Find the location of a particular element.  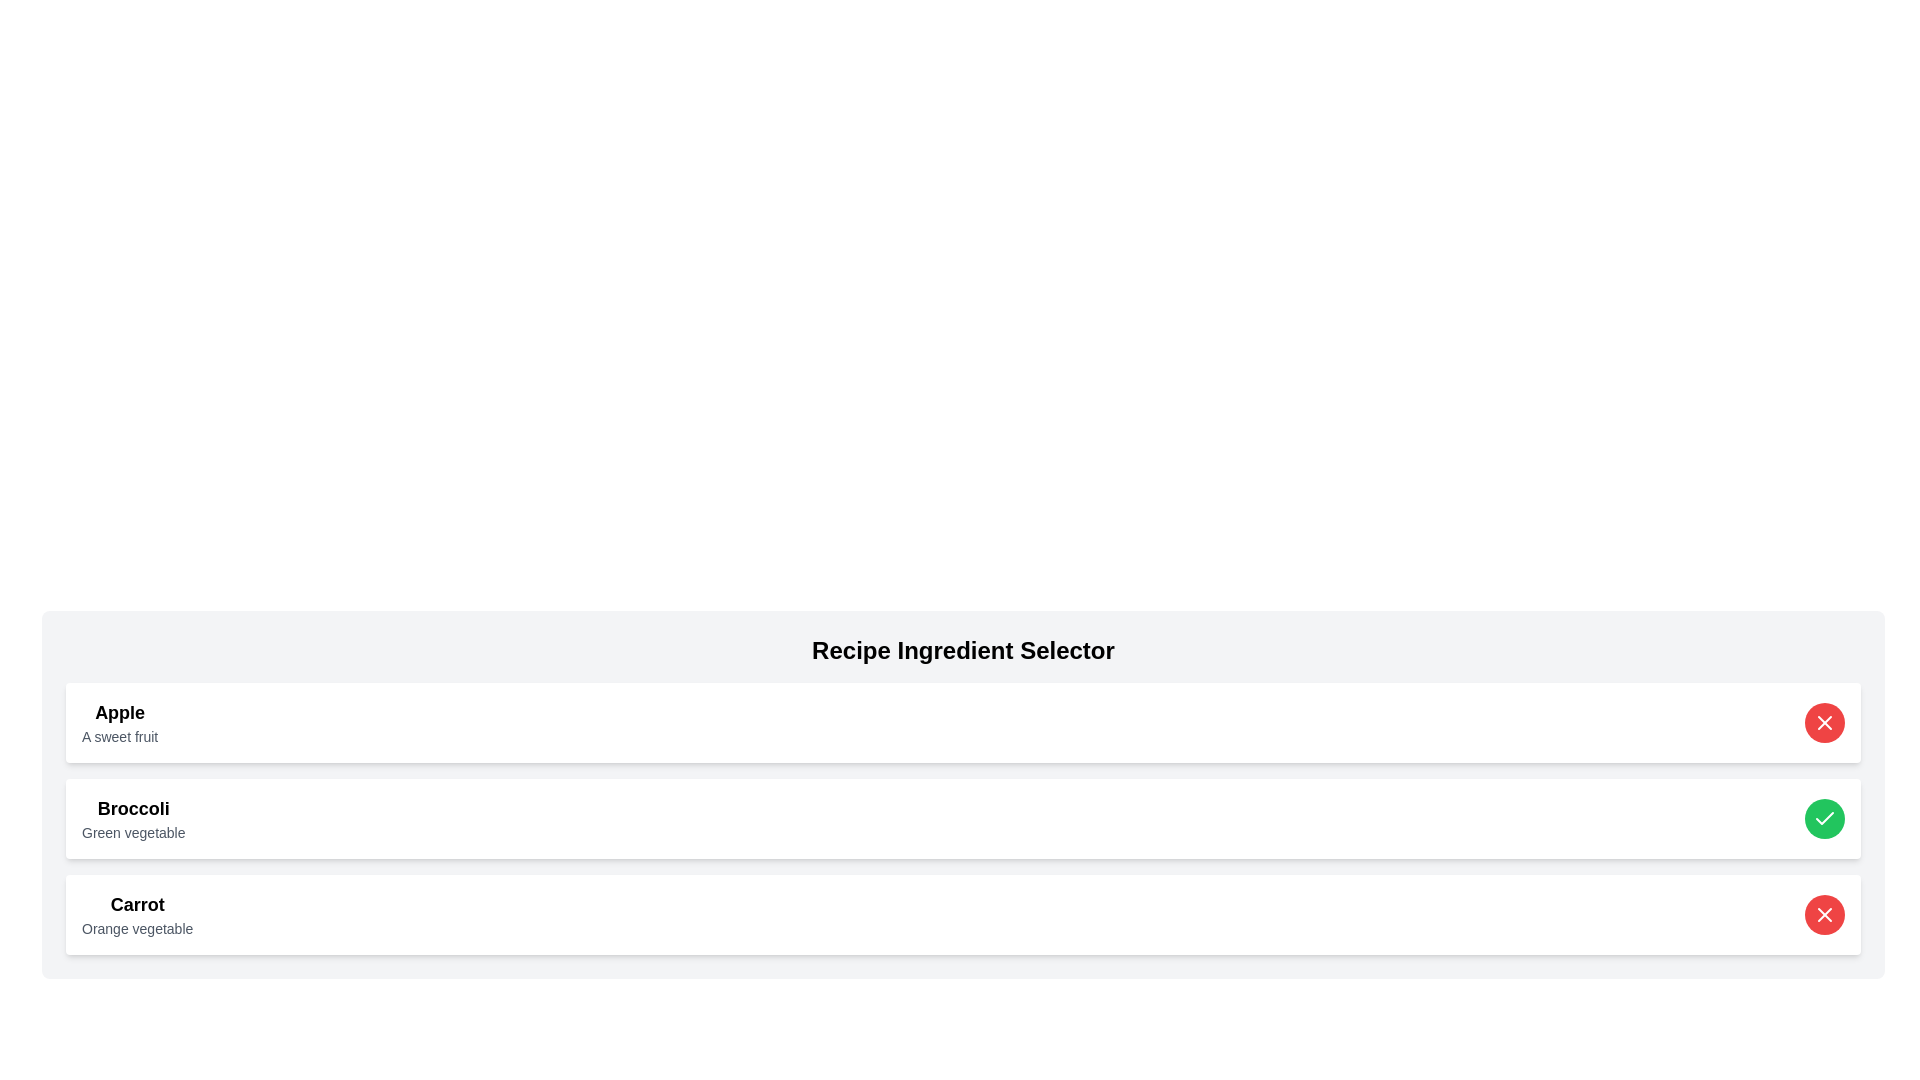

the text label displaying 'Apple' in bold, which is the first item in the 'Recipe Ingredient Selector' list is located at coordinates (119, 712).